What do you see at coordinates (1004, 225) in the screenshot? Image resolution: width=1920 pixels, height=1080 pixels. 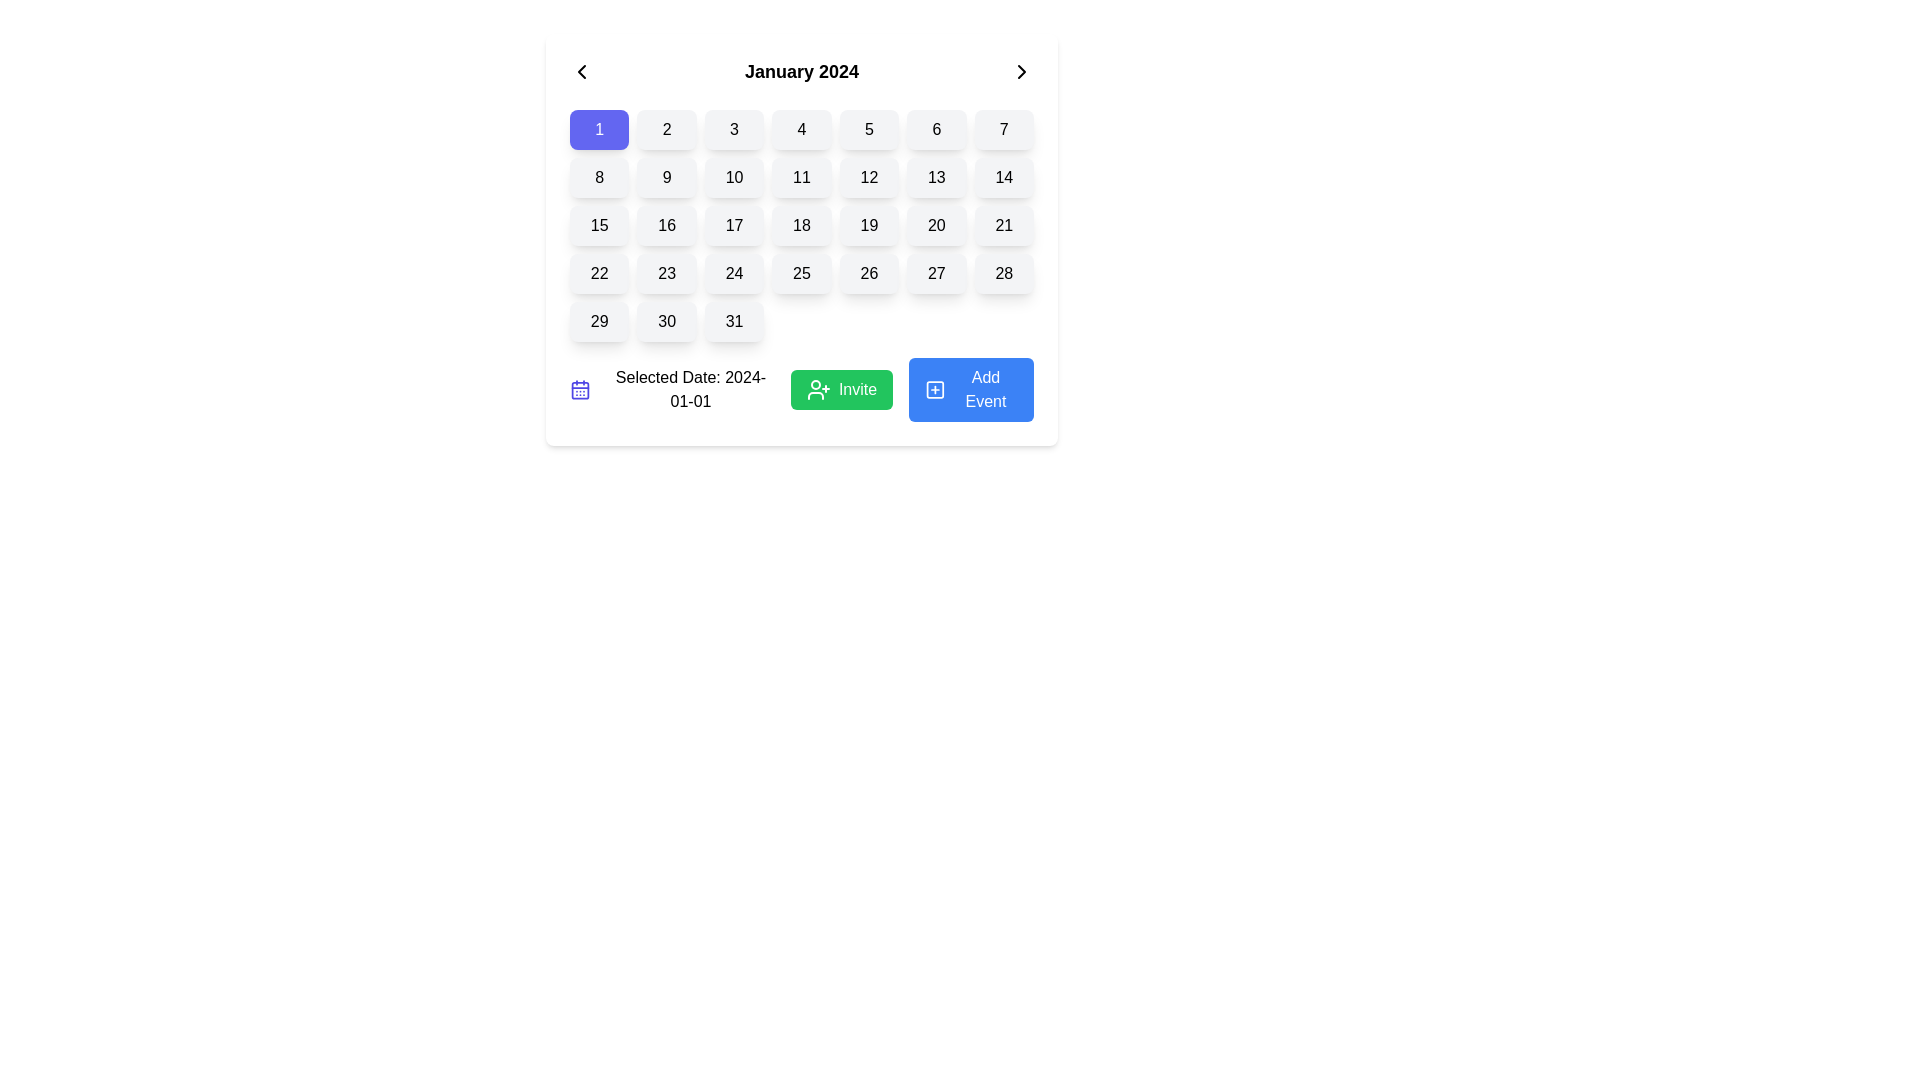 I see `the 21st day in the calendar view, which is located in the third row and seventh column of the calendar grid` at bounding box center [1004, 225].